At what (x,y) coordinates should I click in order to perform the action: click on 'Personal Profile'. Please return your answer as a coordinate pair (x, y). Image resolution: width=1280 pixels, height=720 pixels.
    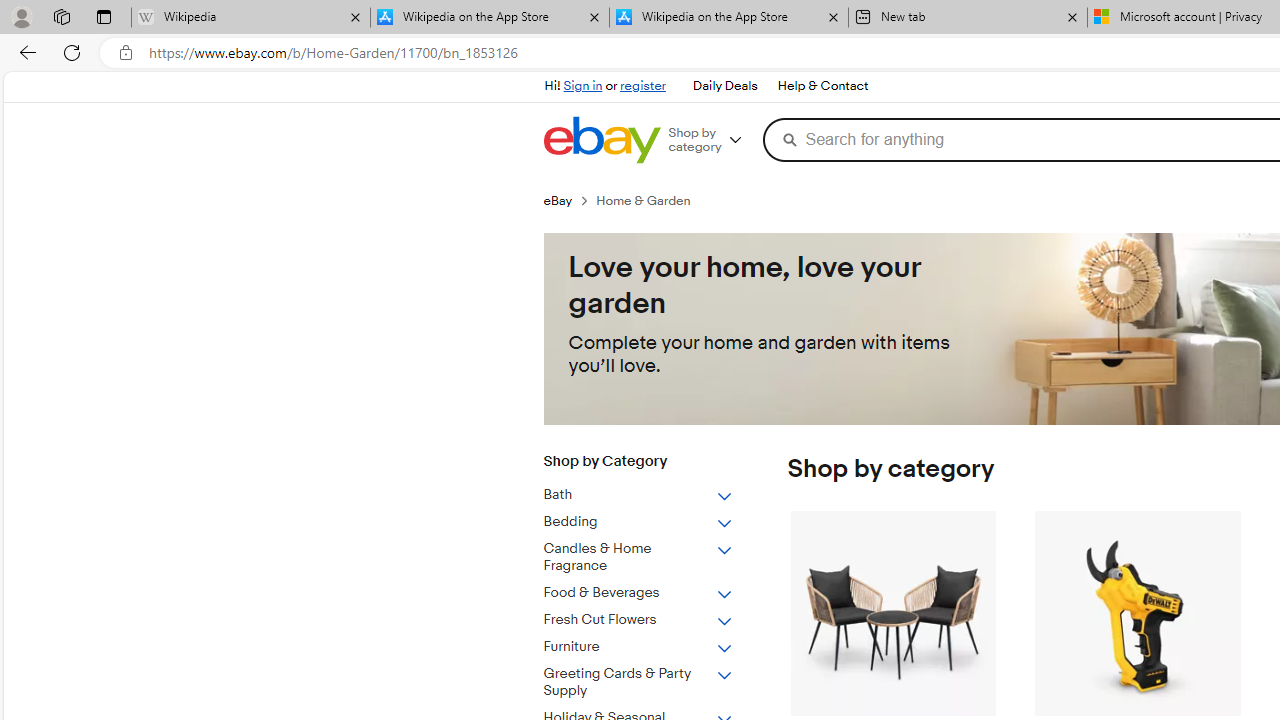
    Looking at the image, I should click on (21, 16).